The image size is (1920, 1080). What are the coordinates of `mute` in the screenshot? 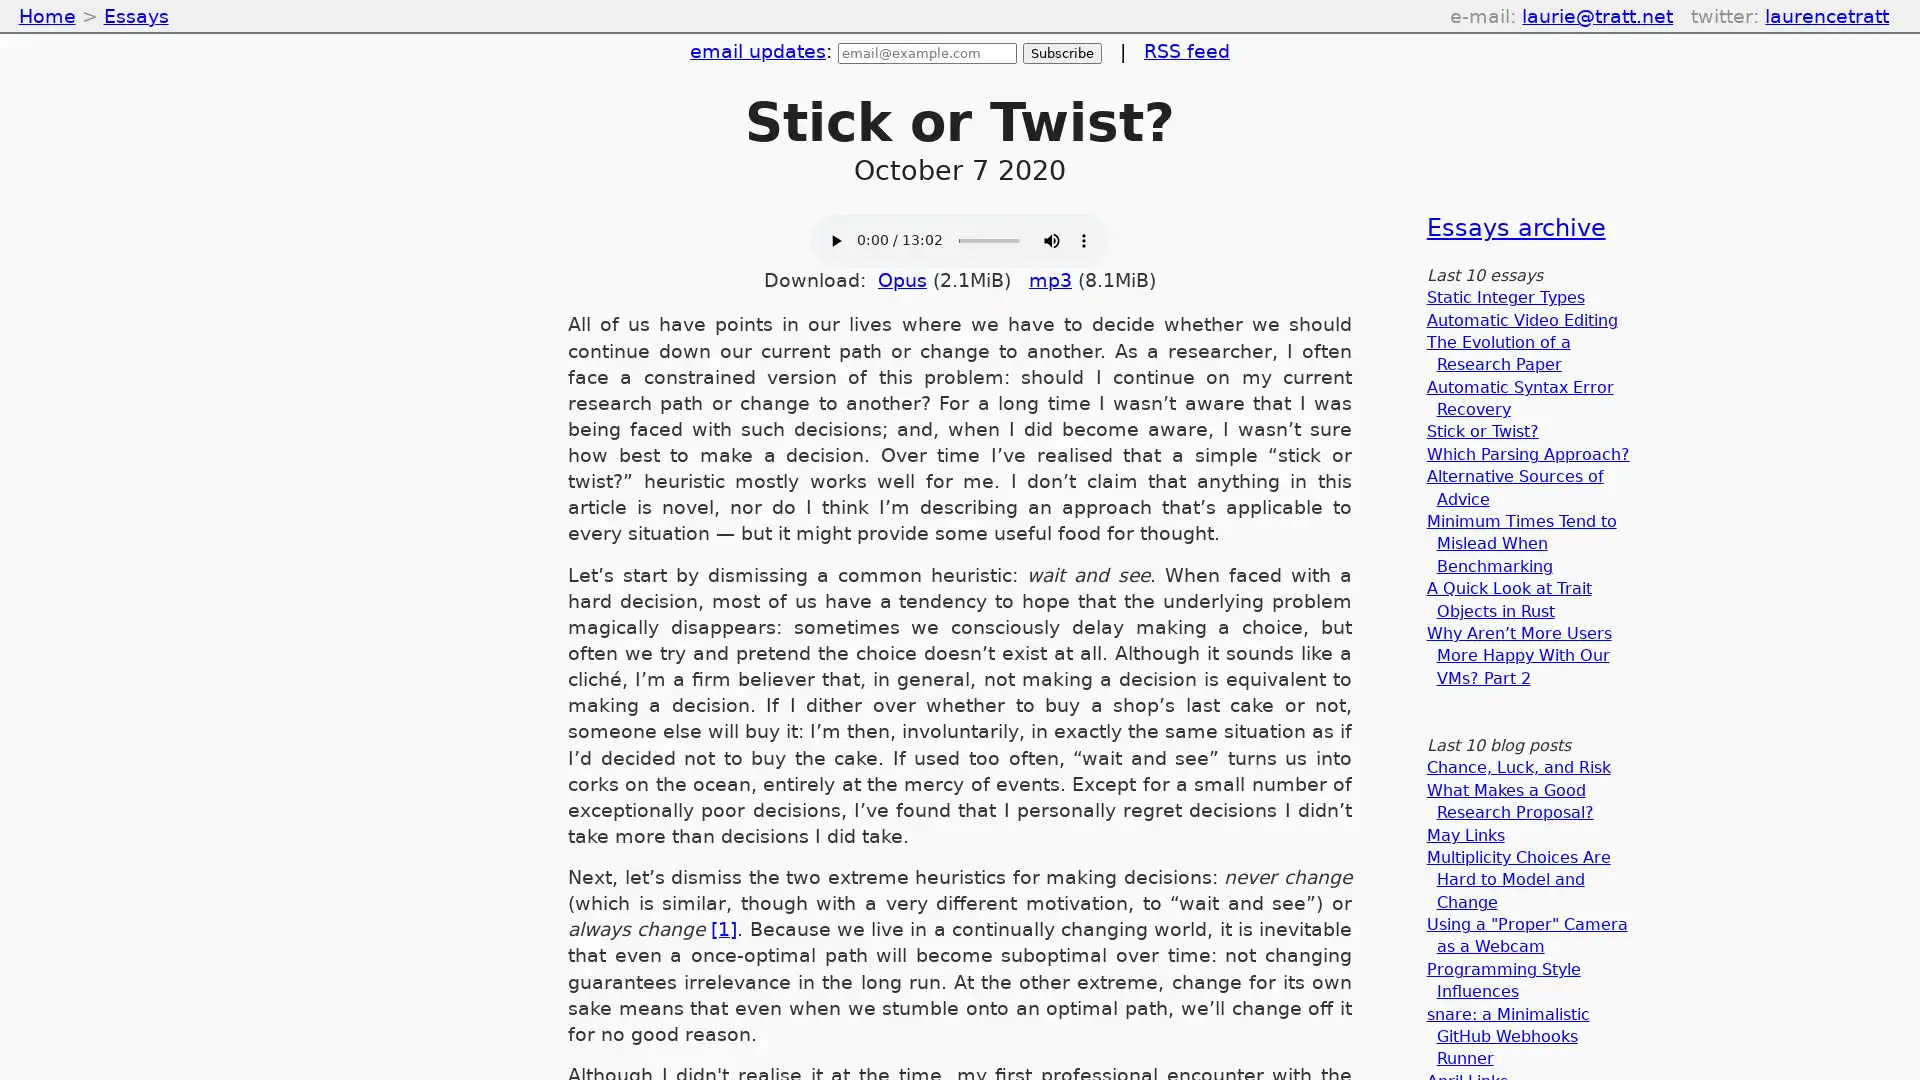 It's located at (1050, 238).